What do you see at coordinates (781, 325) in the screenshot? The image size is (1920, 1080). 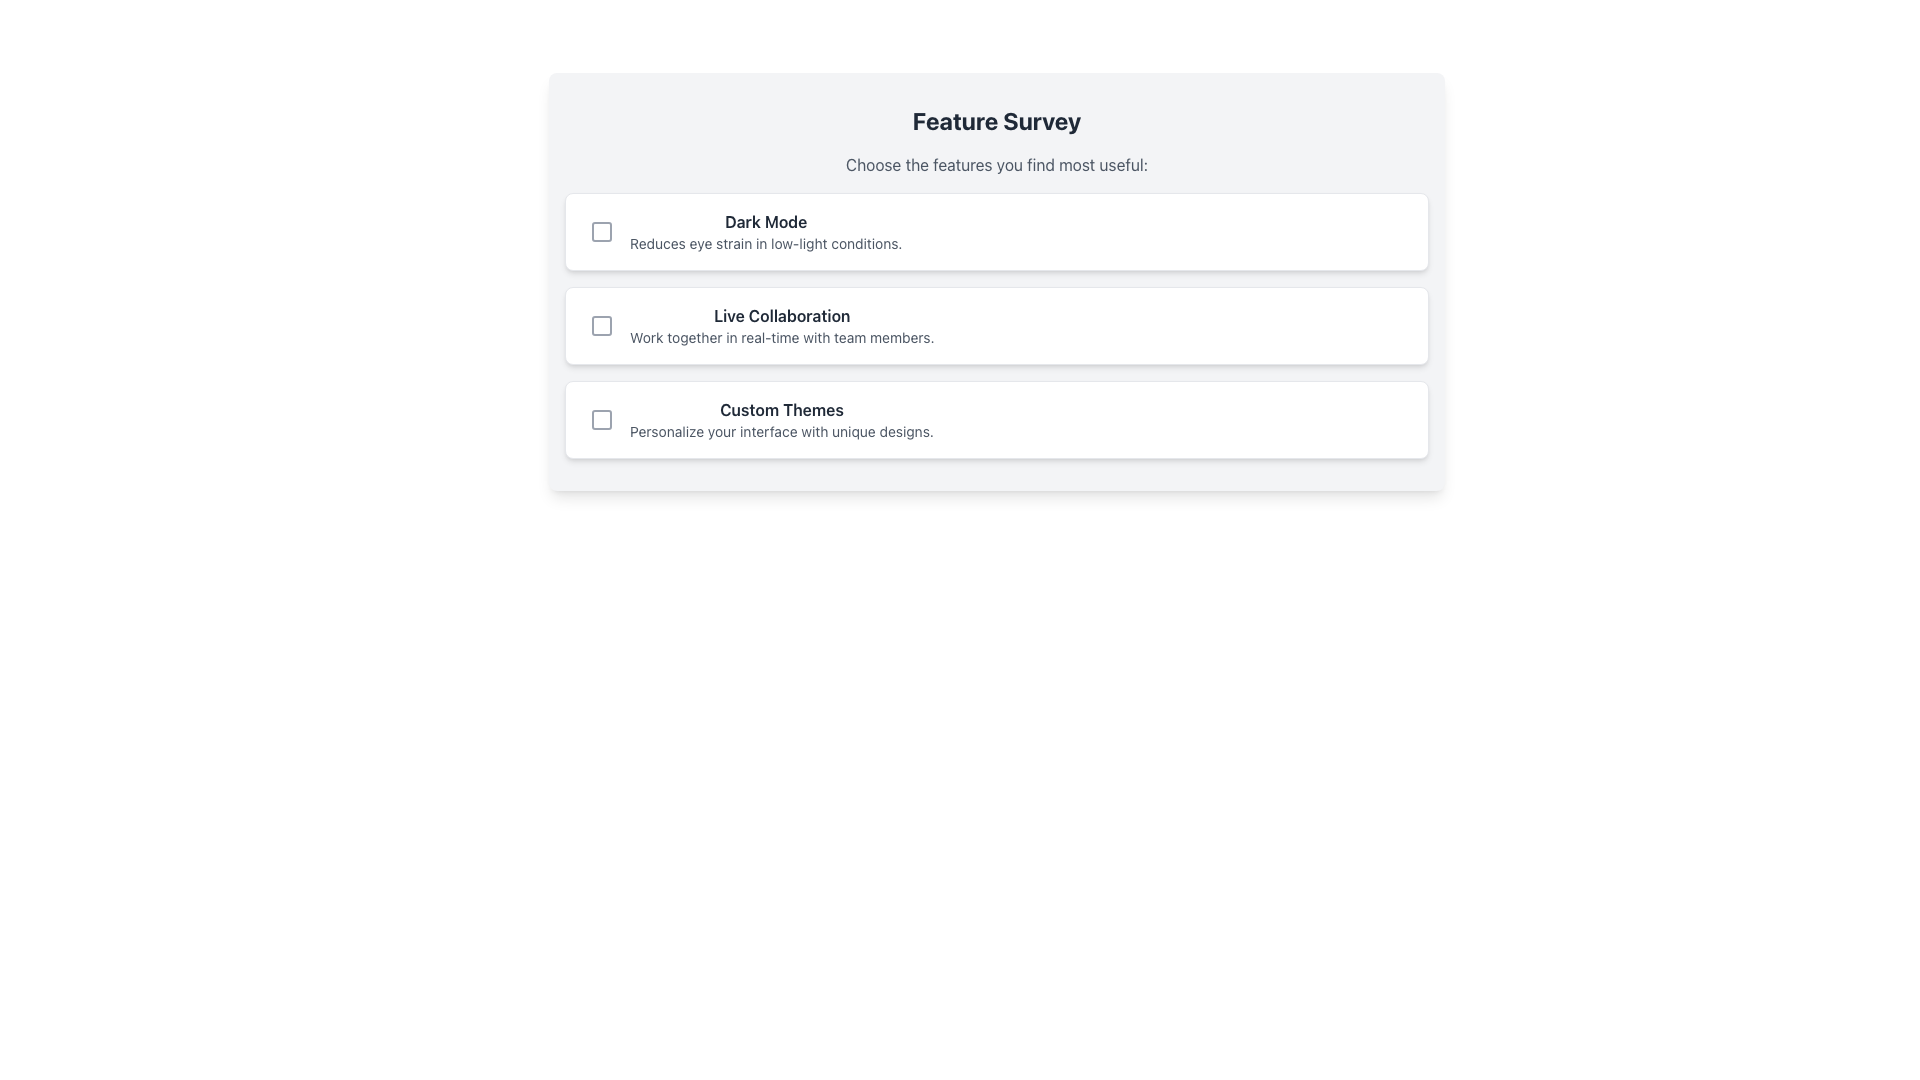 I see `the 'Live Collaboration' feature option in the feature survey located between 'Dark Mode' and 'Custom Themes'` at bounding box center [781, 325].